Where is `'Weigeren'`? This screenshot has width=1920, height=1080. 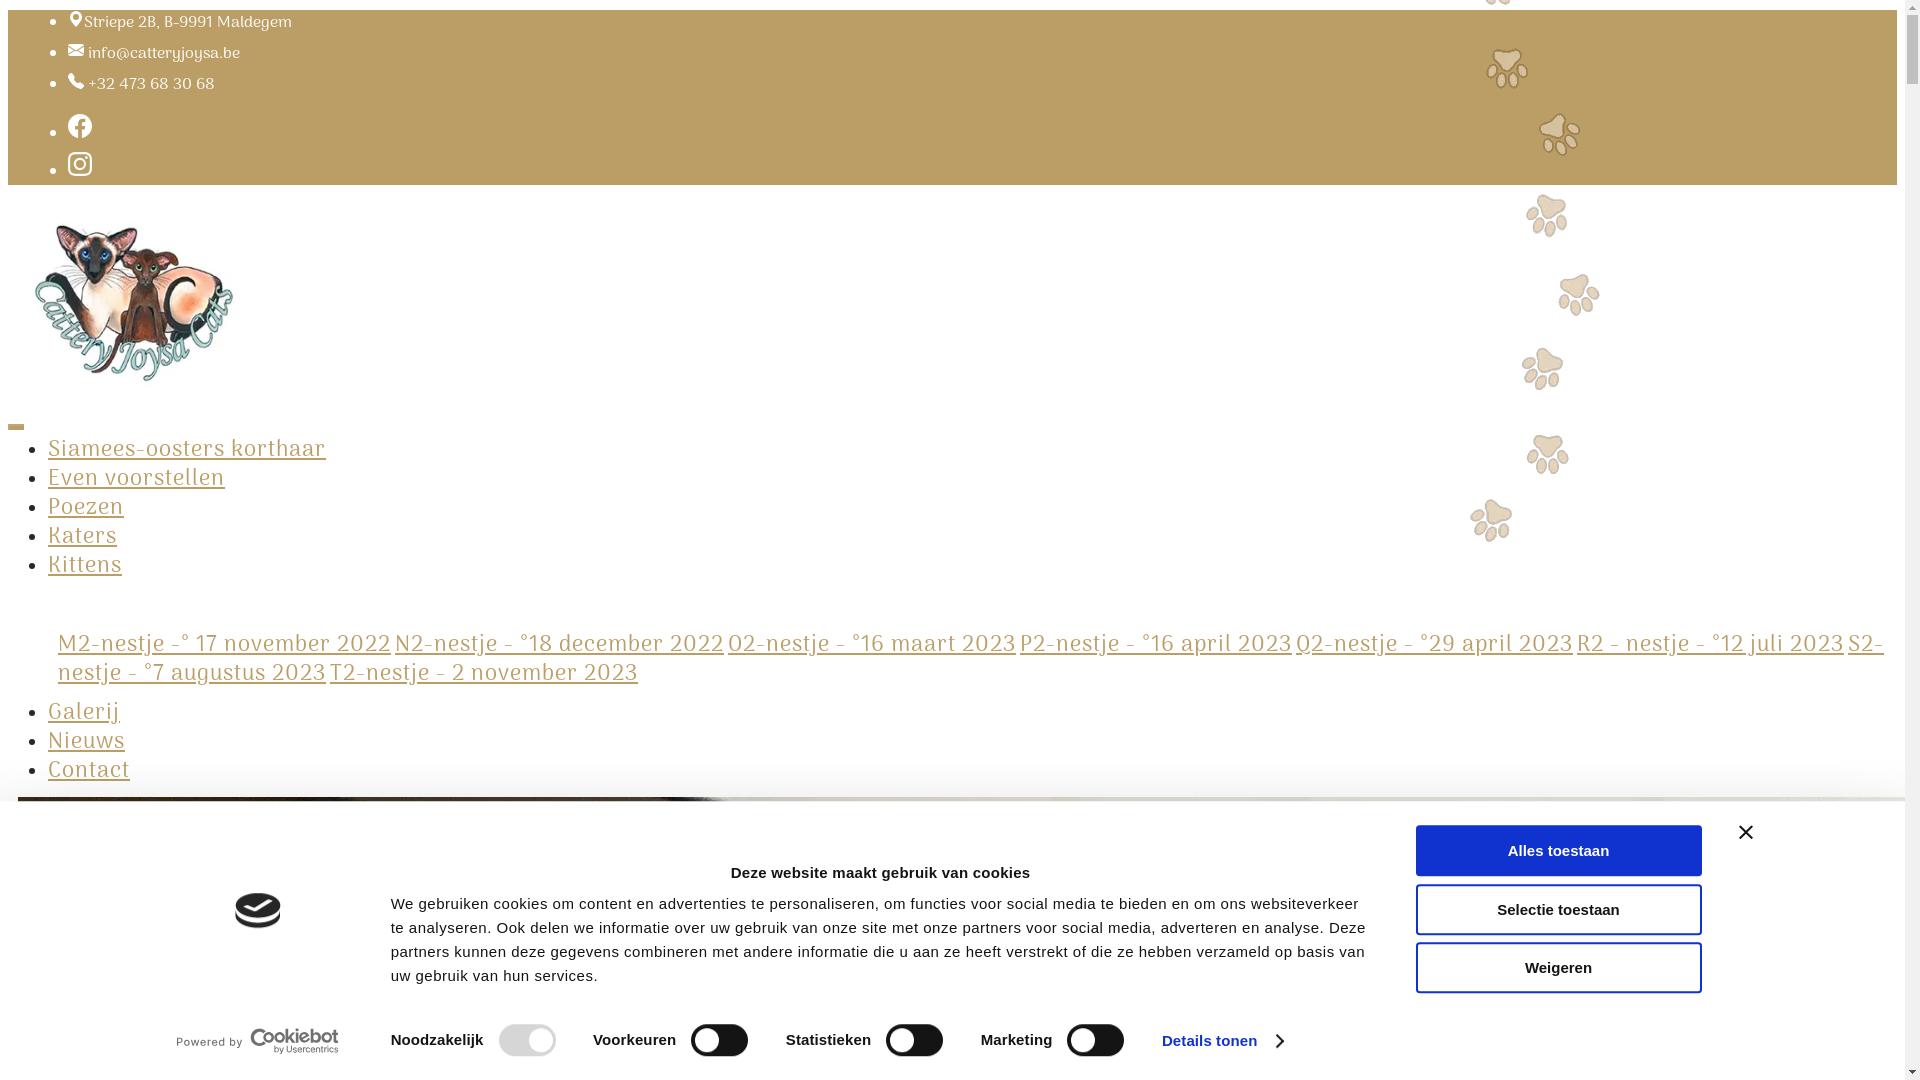
'Weigeren' is located at coordinates (1558, 966).